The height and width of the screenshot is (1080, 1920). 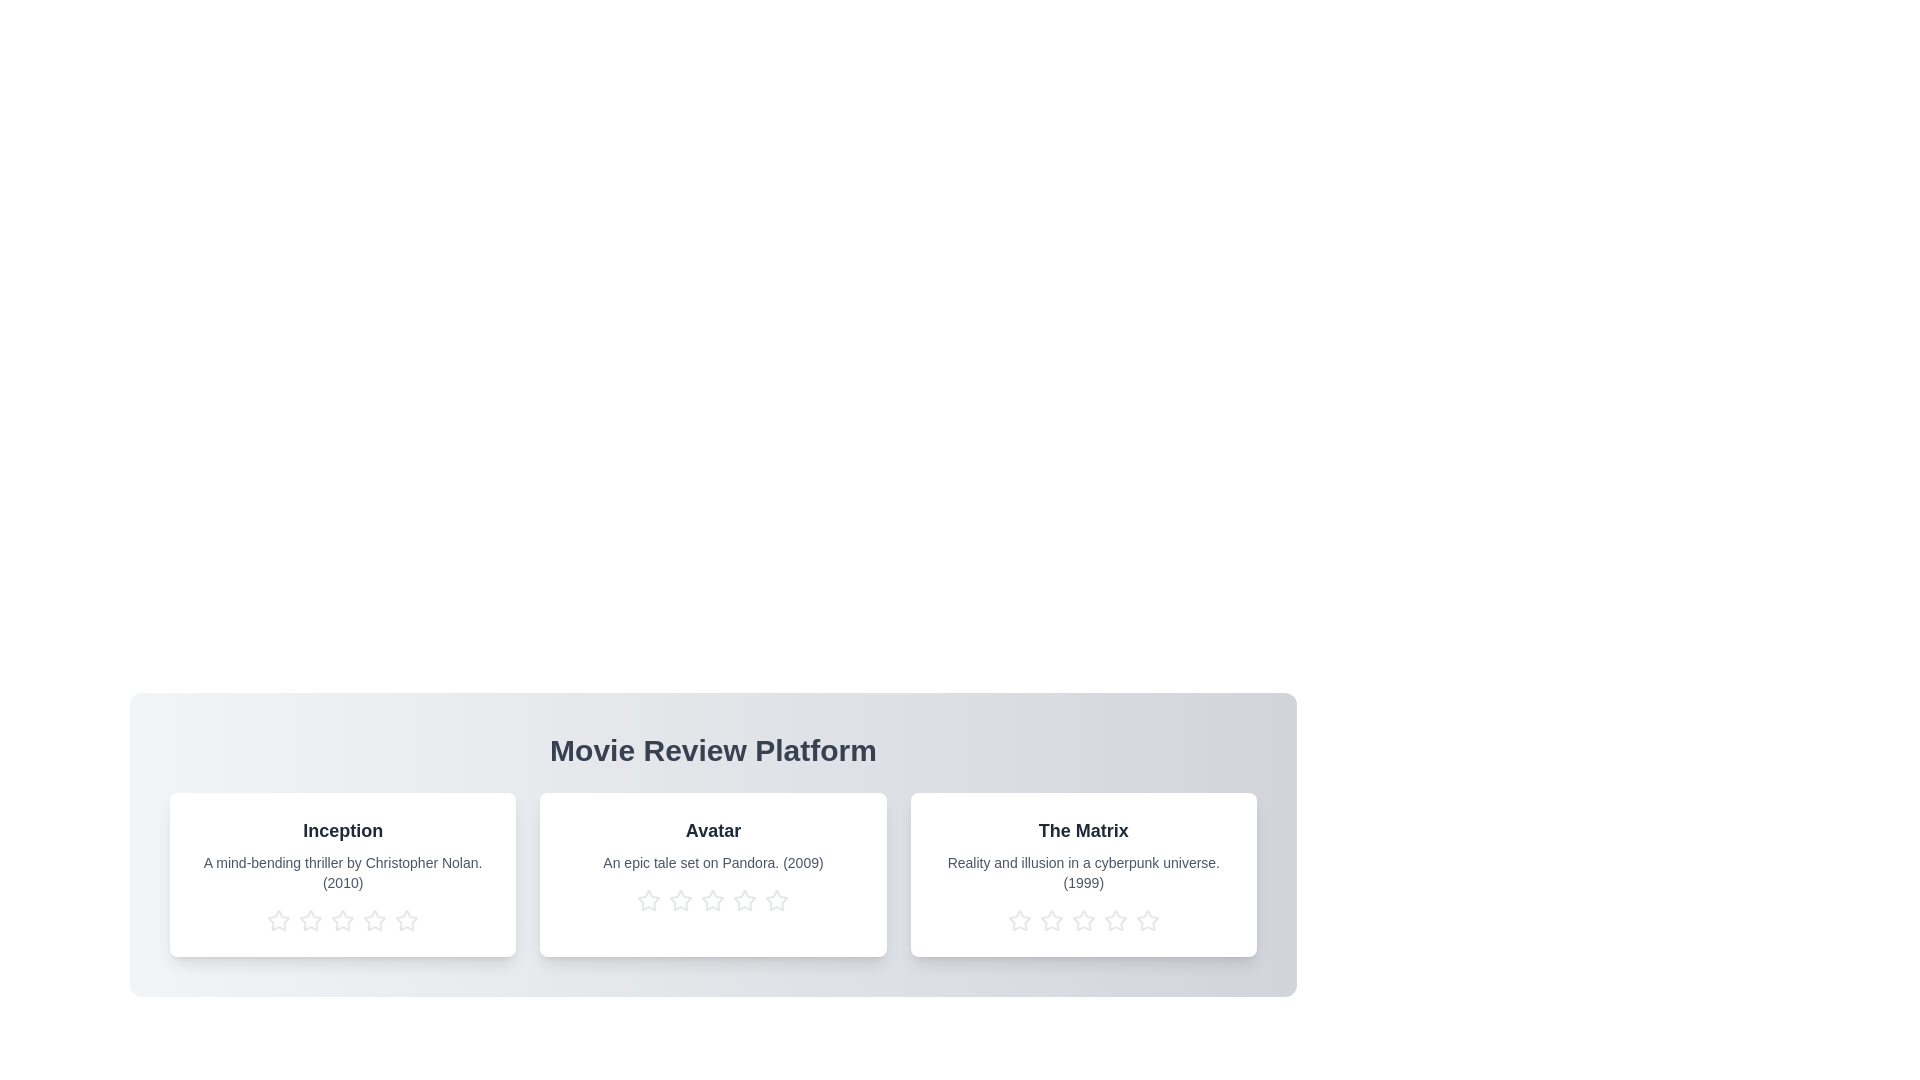 I want to click on the movie title The Matrix to focus on its description, so click(x=1082, y=830).